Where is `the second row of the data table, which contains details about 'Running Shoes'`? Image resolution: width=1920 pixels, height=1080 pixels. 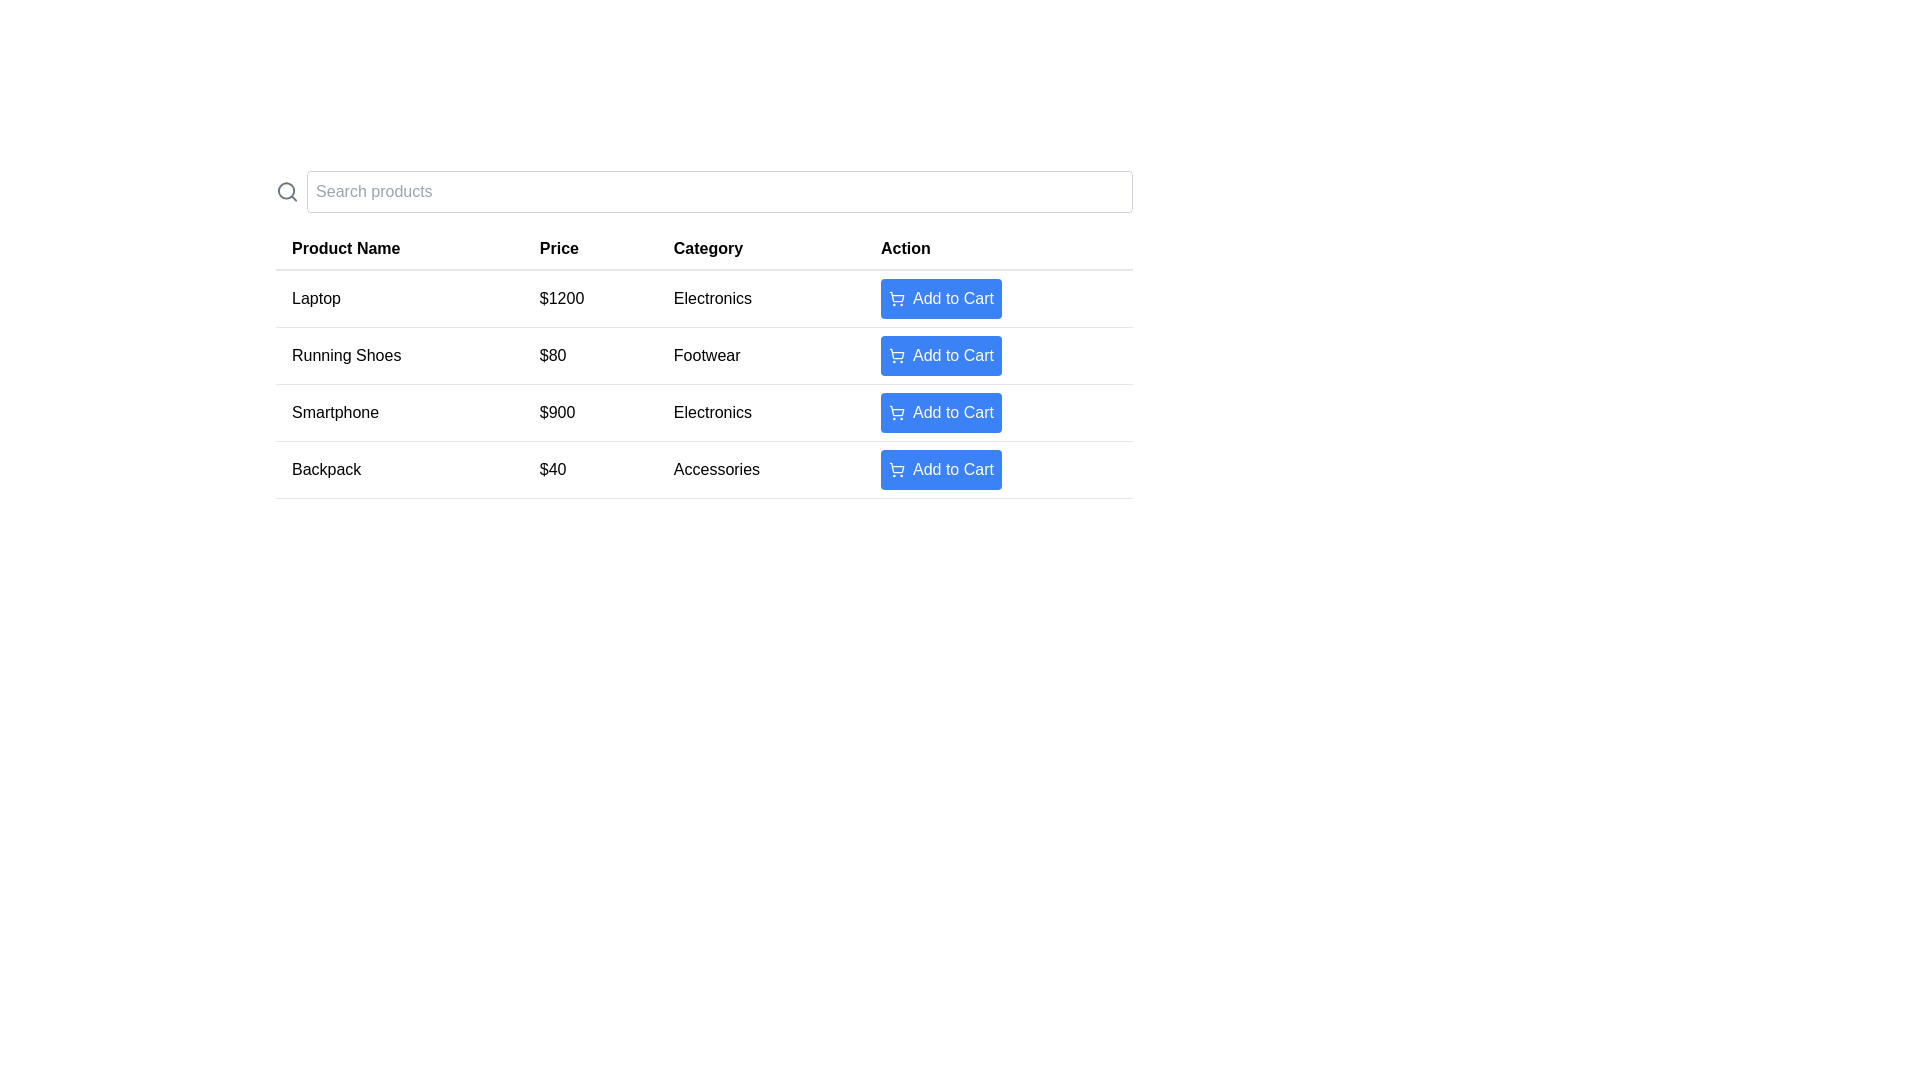
the second row of the data table, which contains details about 'Running Shoes' is located at coordinates (704, 384).